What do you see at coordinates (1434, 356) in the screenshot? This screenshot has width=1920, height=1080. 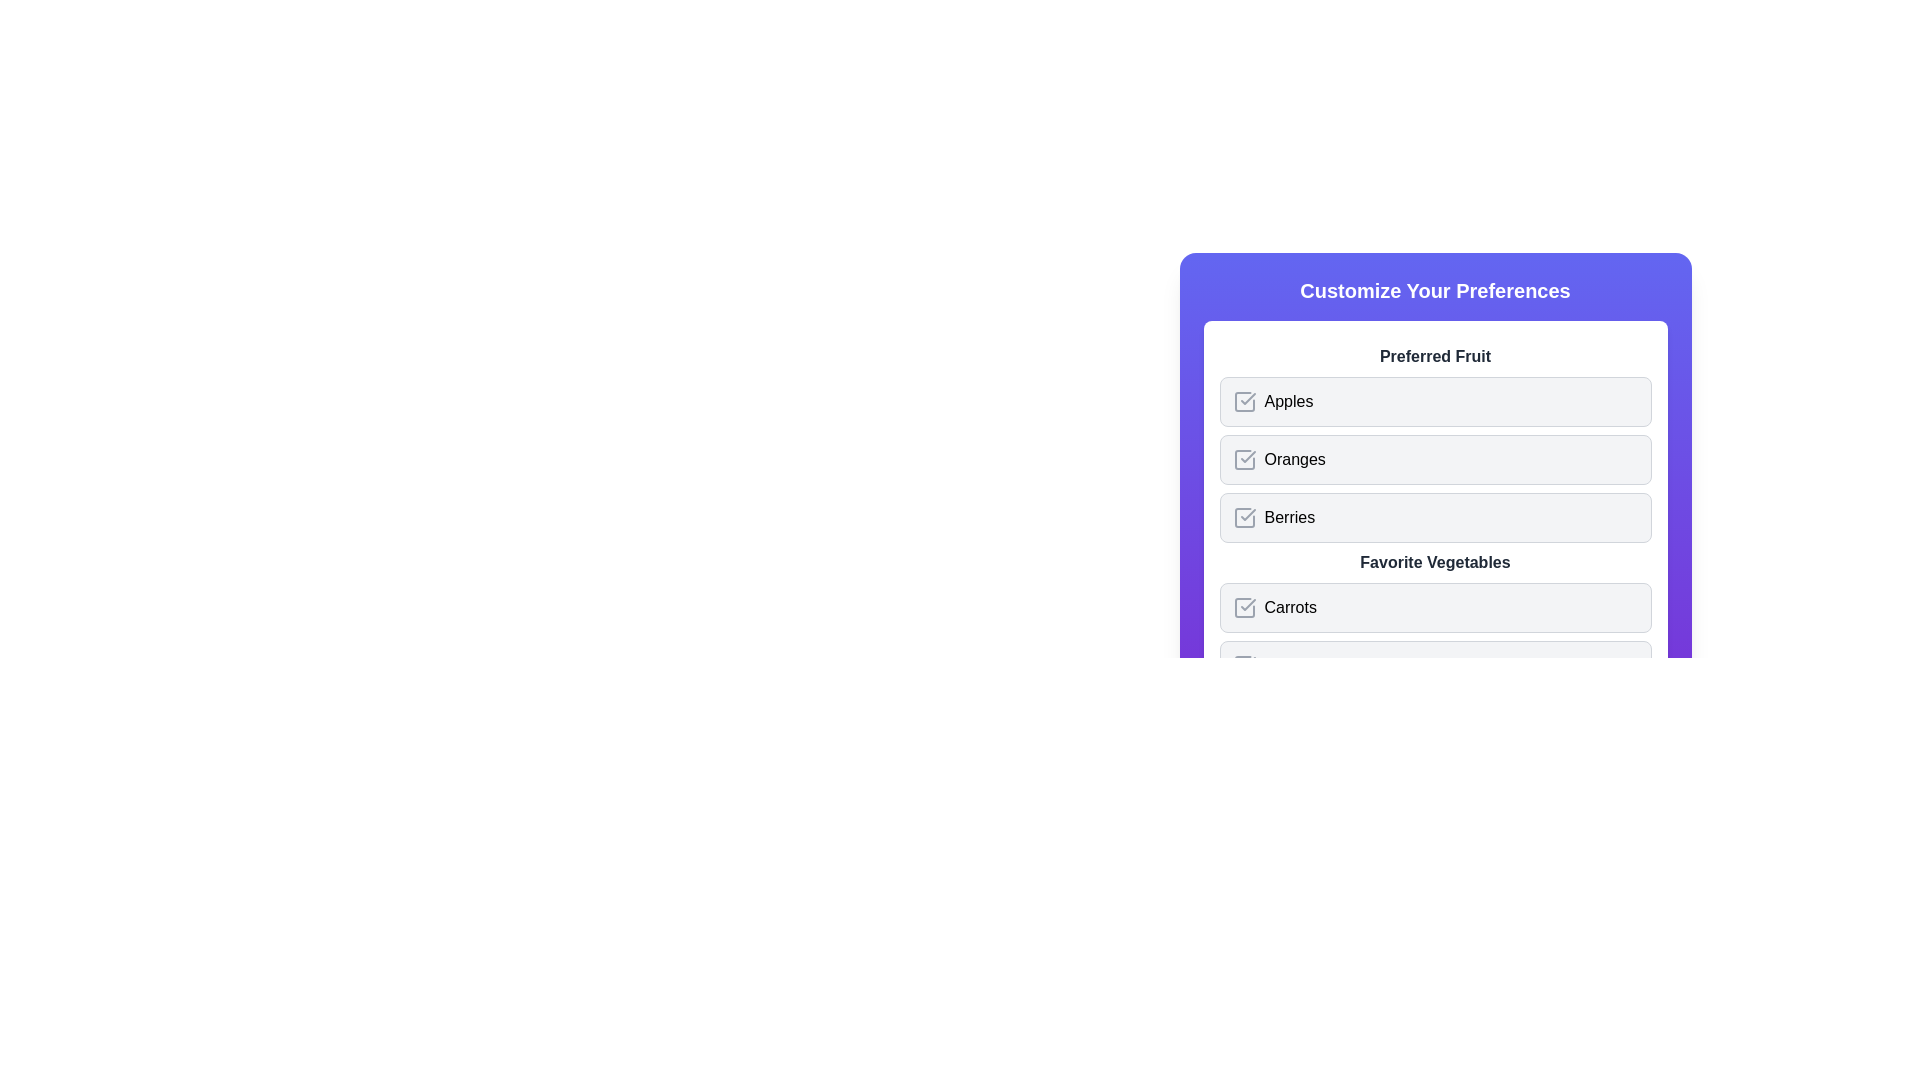 I see `the static text label that introduces the list of items 'Apples', 'Oranges', and 'Berries', positioned at the top of the form and horizontally centered in the interface` at bounding box center [1434, 356].